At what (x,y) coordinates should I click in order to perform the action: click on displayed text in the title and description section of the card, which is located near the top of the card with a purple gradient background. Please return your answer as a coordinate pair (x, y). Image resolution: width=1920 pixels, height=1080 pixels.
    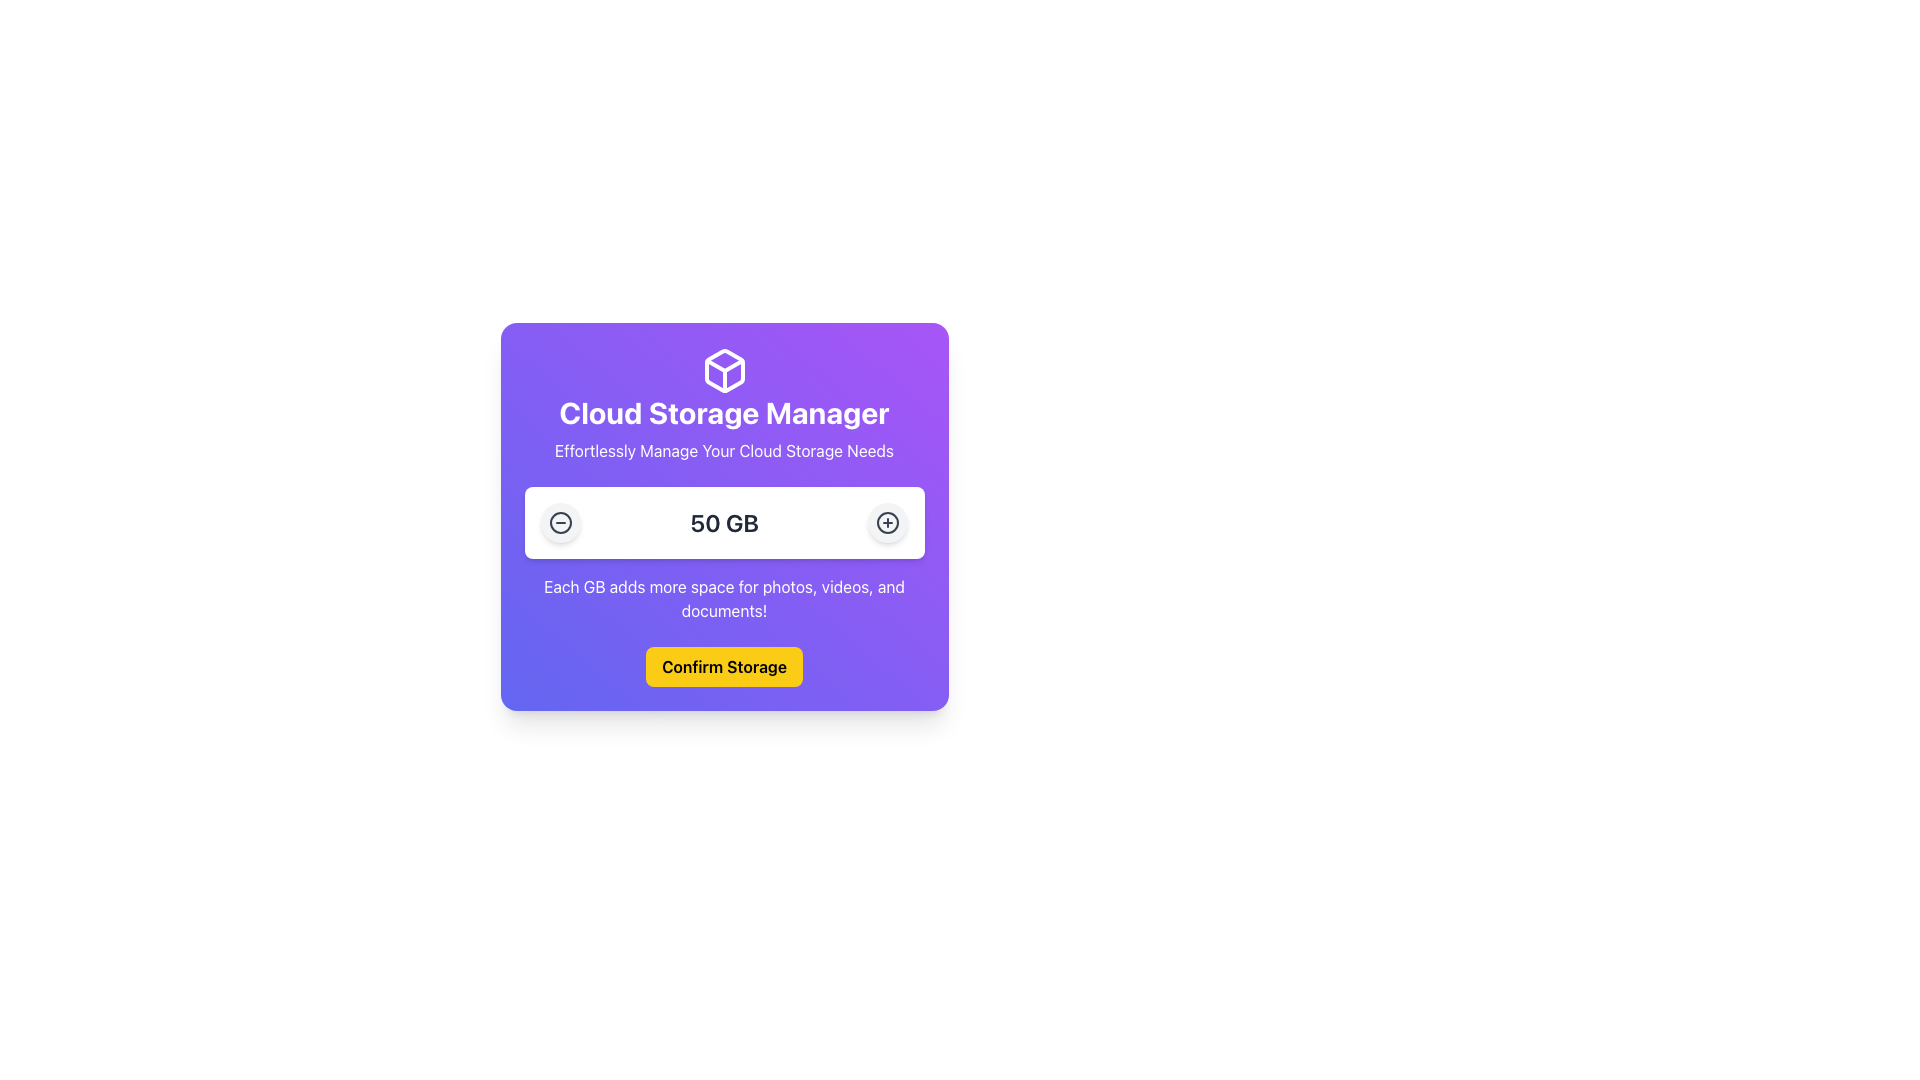
    Looking at the image, I should click on (723, 405).